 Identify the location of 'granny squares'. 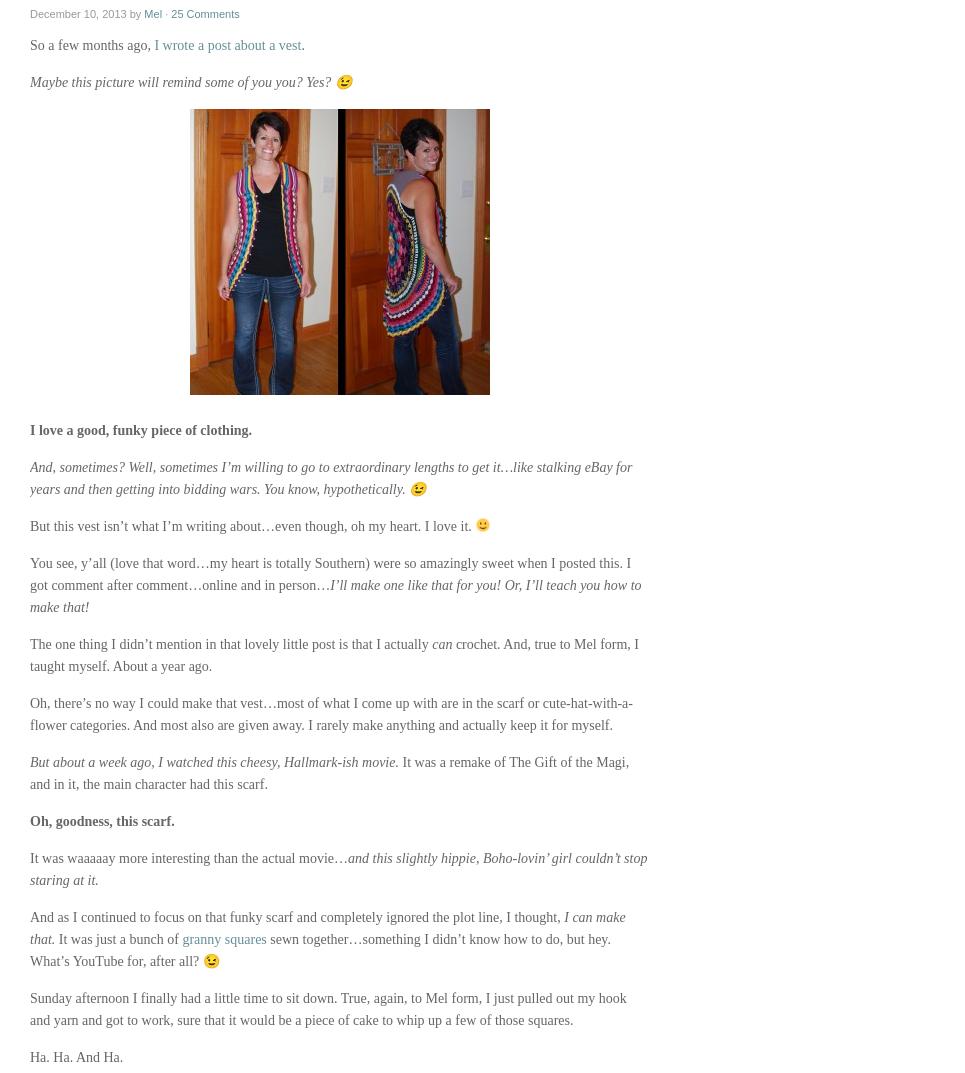
(222, 939).